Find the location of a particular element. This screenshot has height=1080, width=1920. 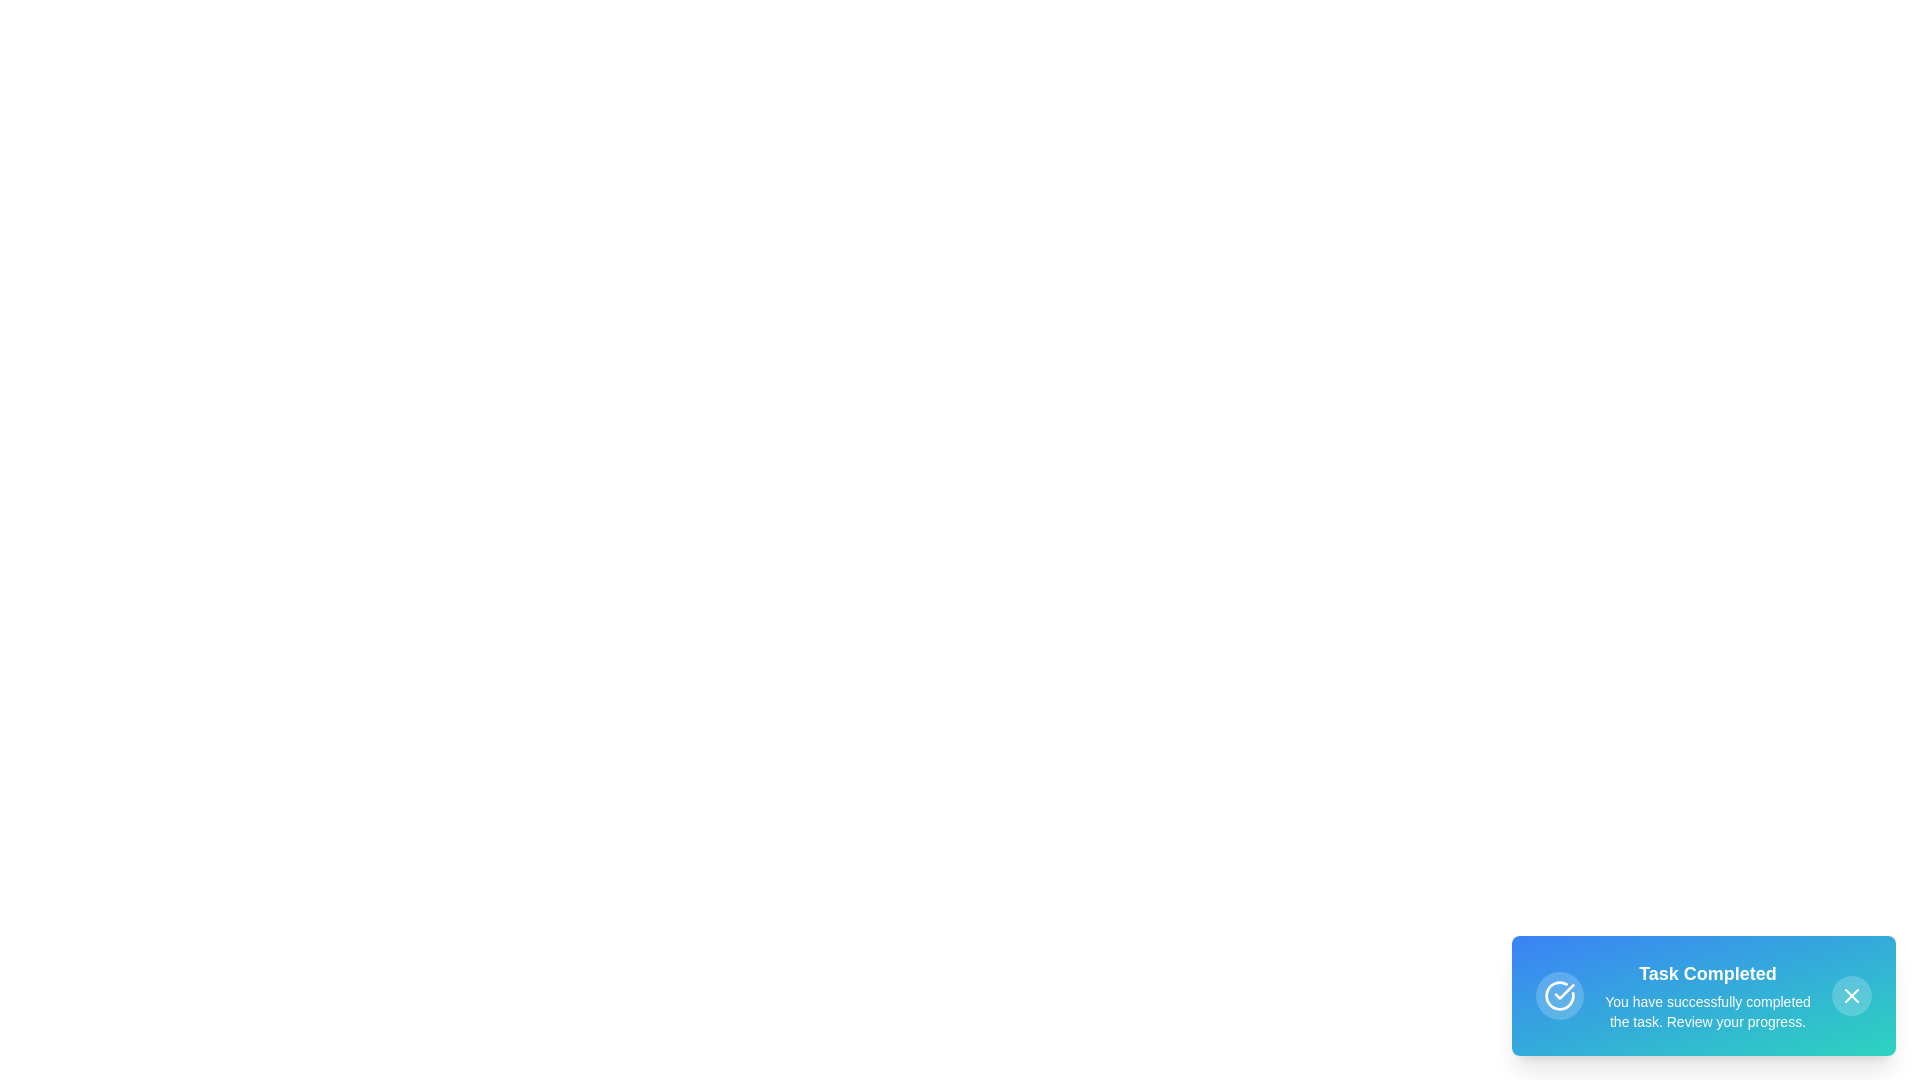

the circular button with a white 'X' icon at its center is located at coordinates (1851, 995).